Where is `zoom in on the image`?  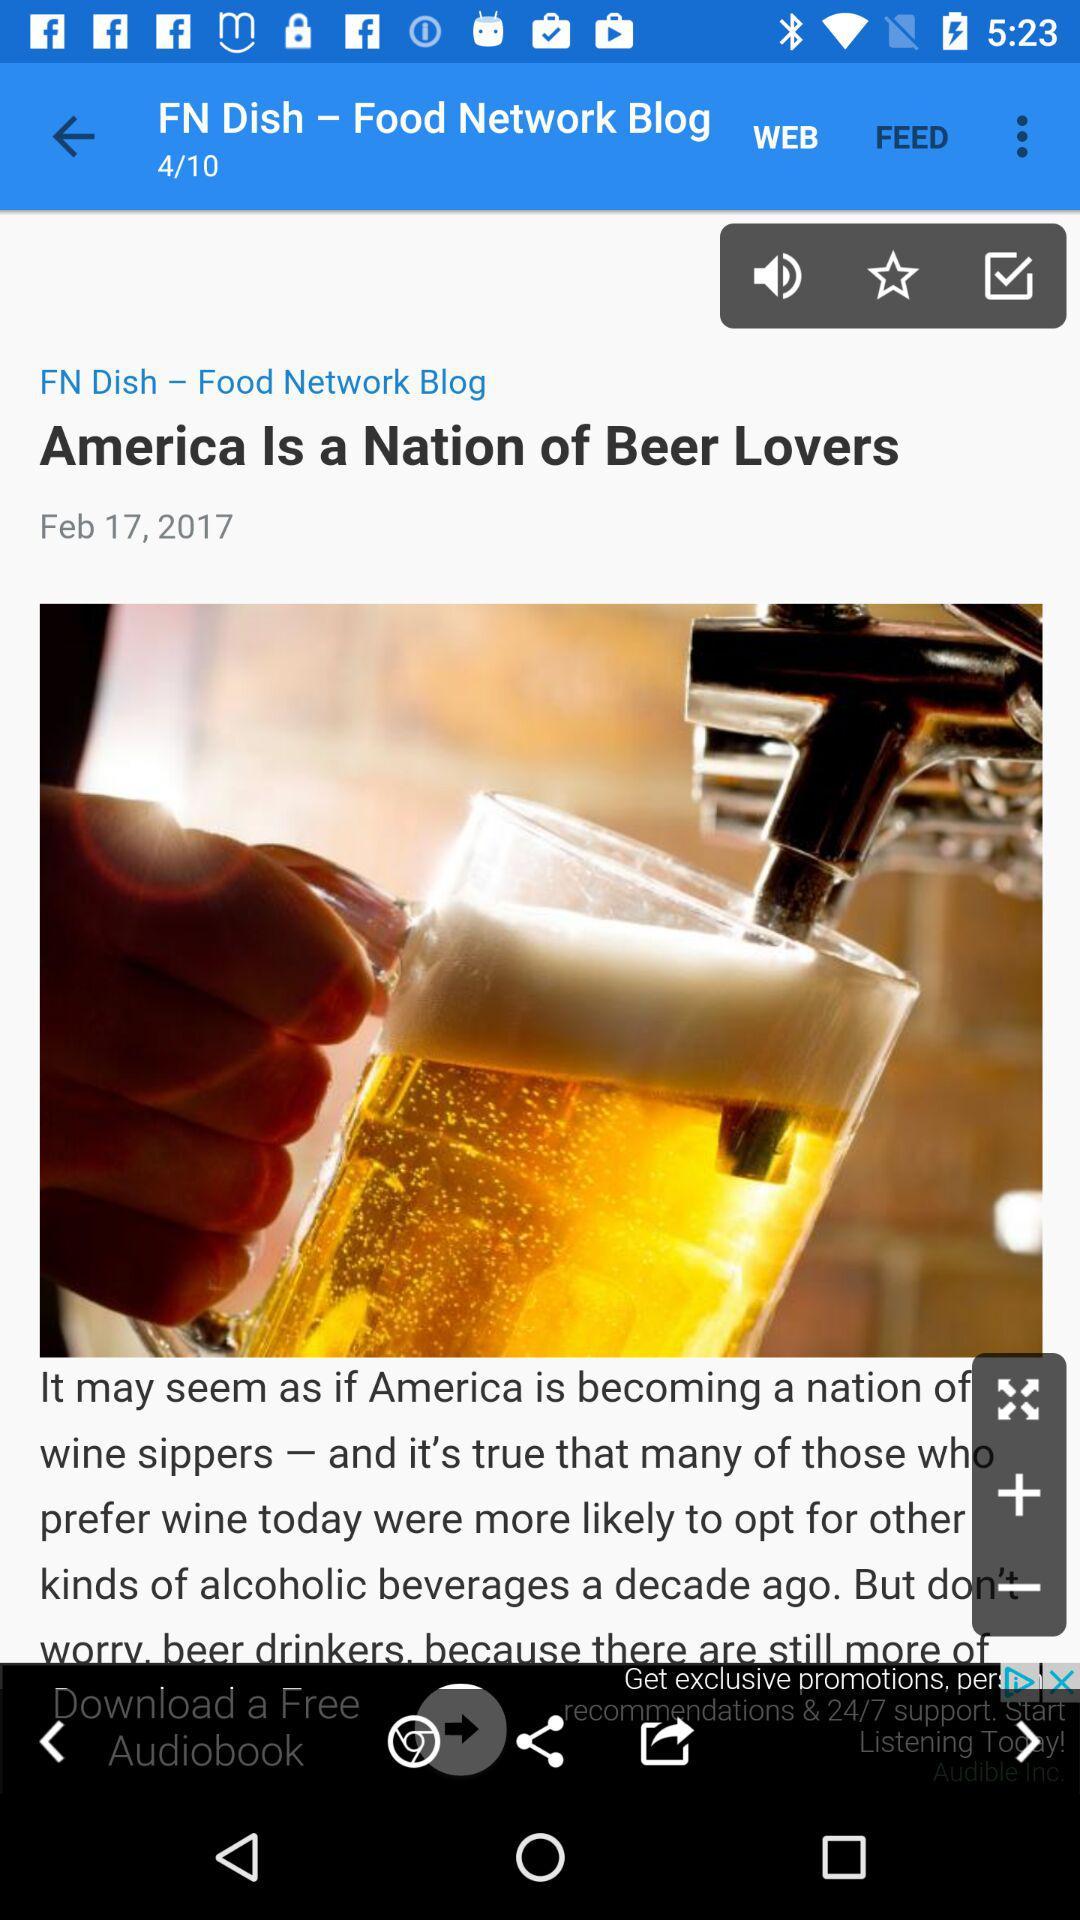 zoom in on the image is located at coordinates (1019, 1494).